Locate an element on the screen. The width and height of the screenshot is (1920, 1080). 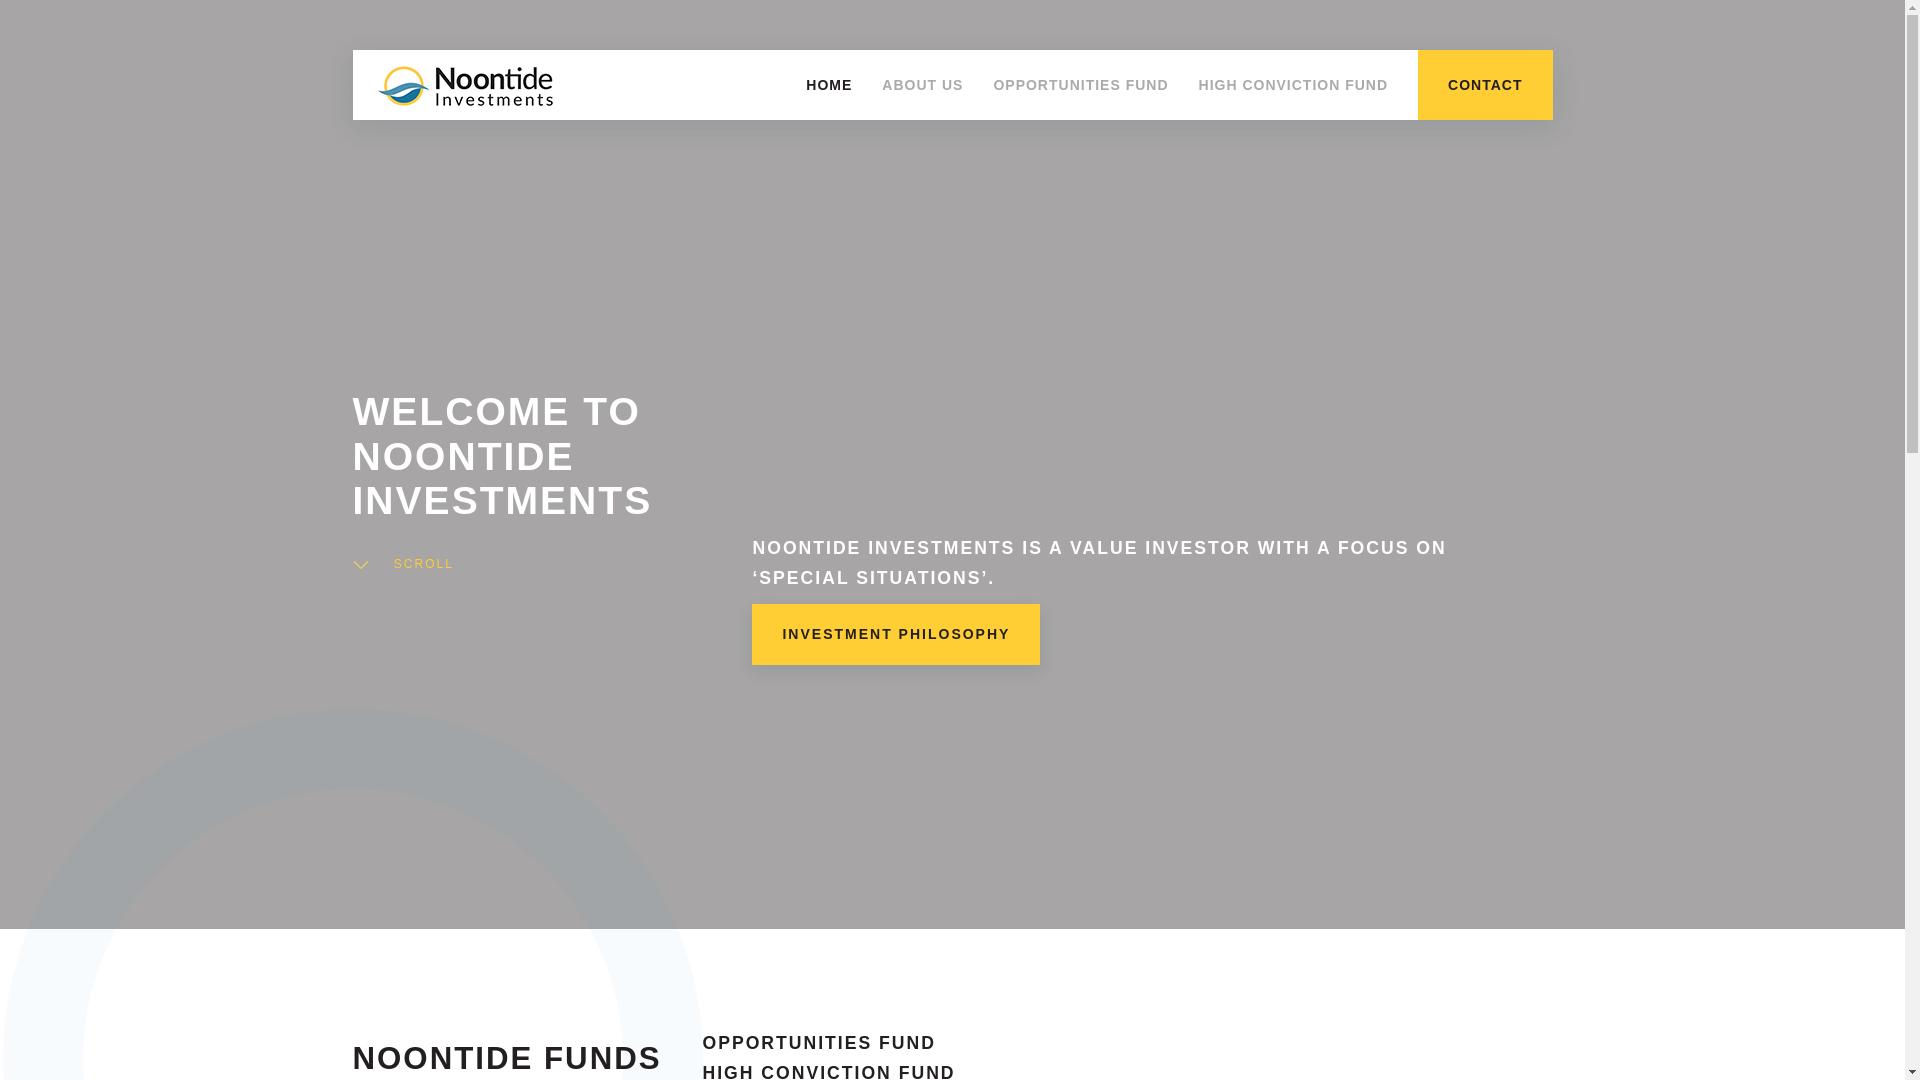
'CONTACT' is located at coordinates (1484, 83).